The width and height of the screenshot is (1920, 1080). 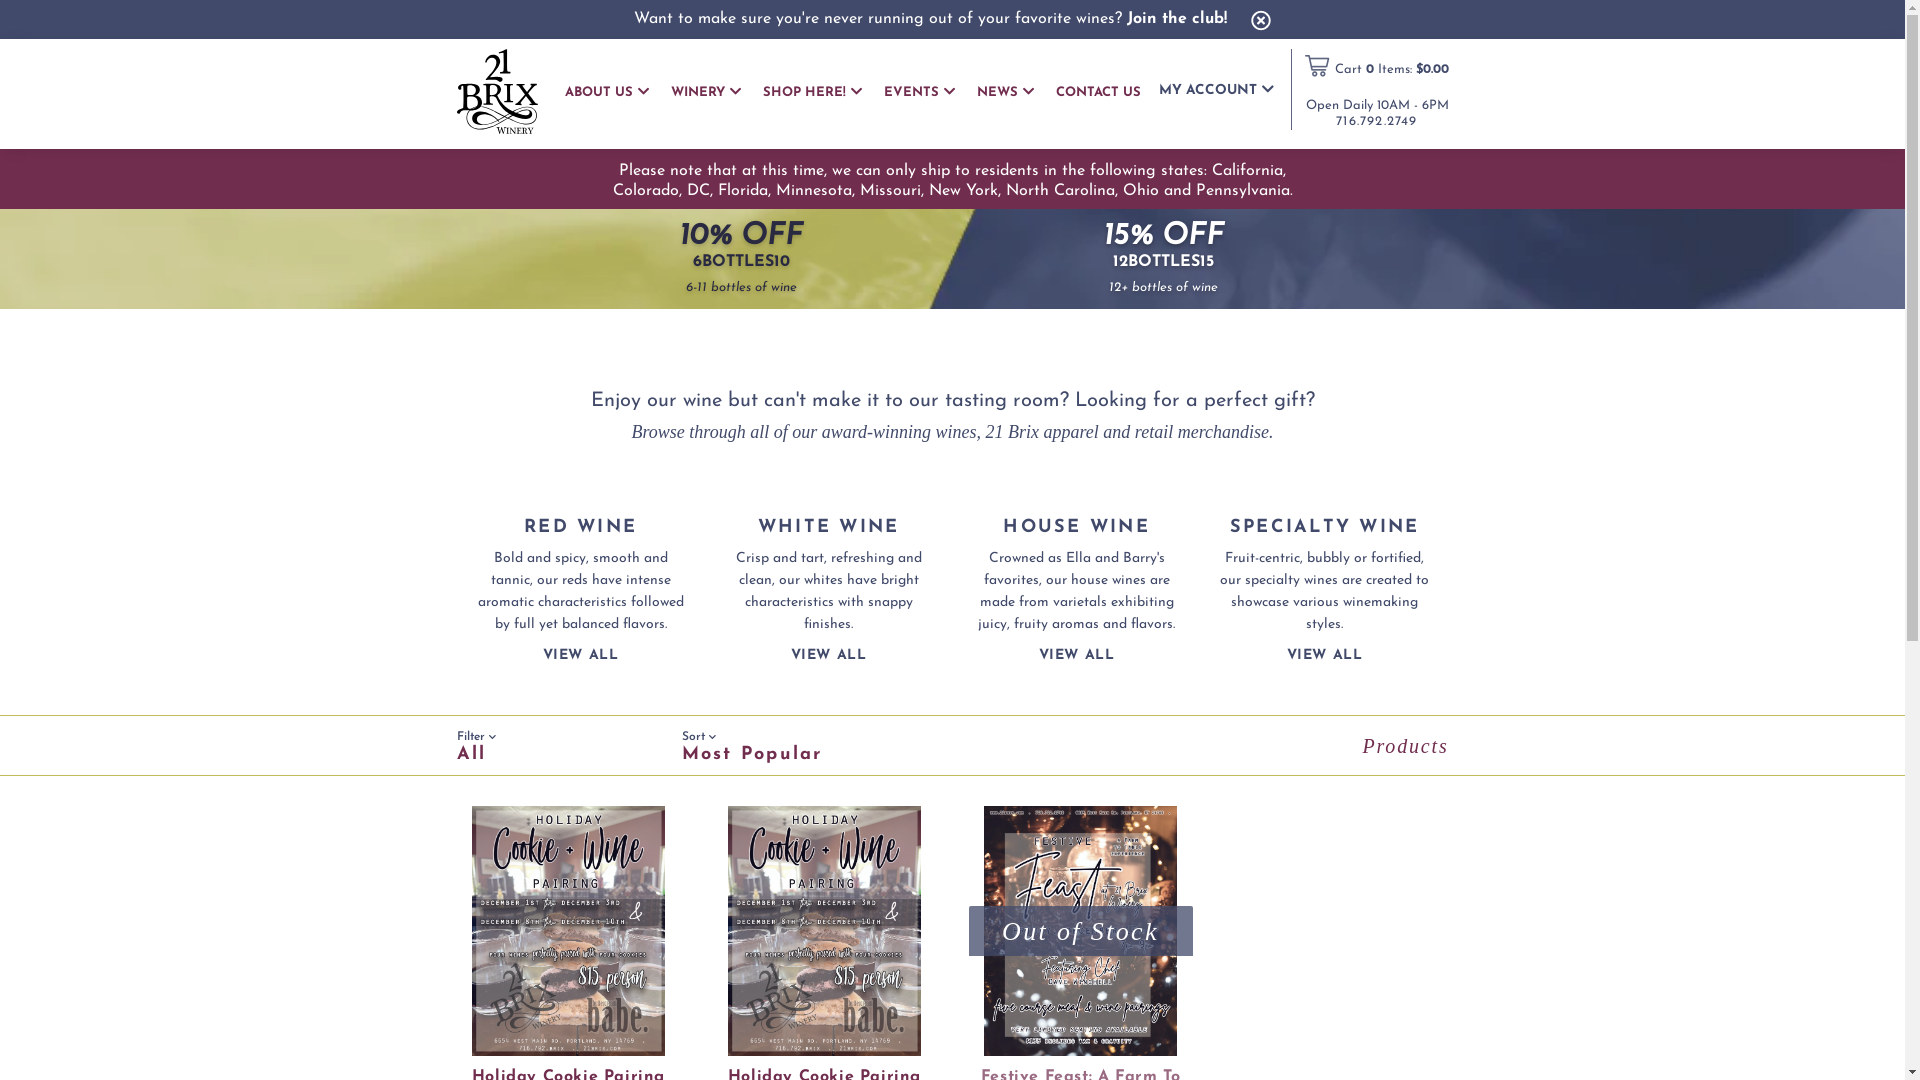 What do you see at coordinates (1375, 121) in the screenshot?
I see `'716.792.2749'` at bounding box center [1375, 121].